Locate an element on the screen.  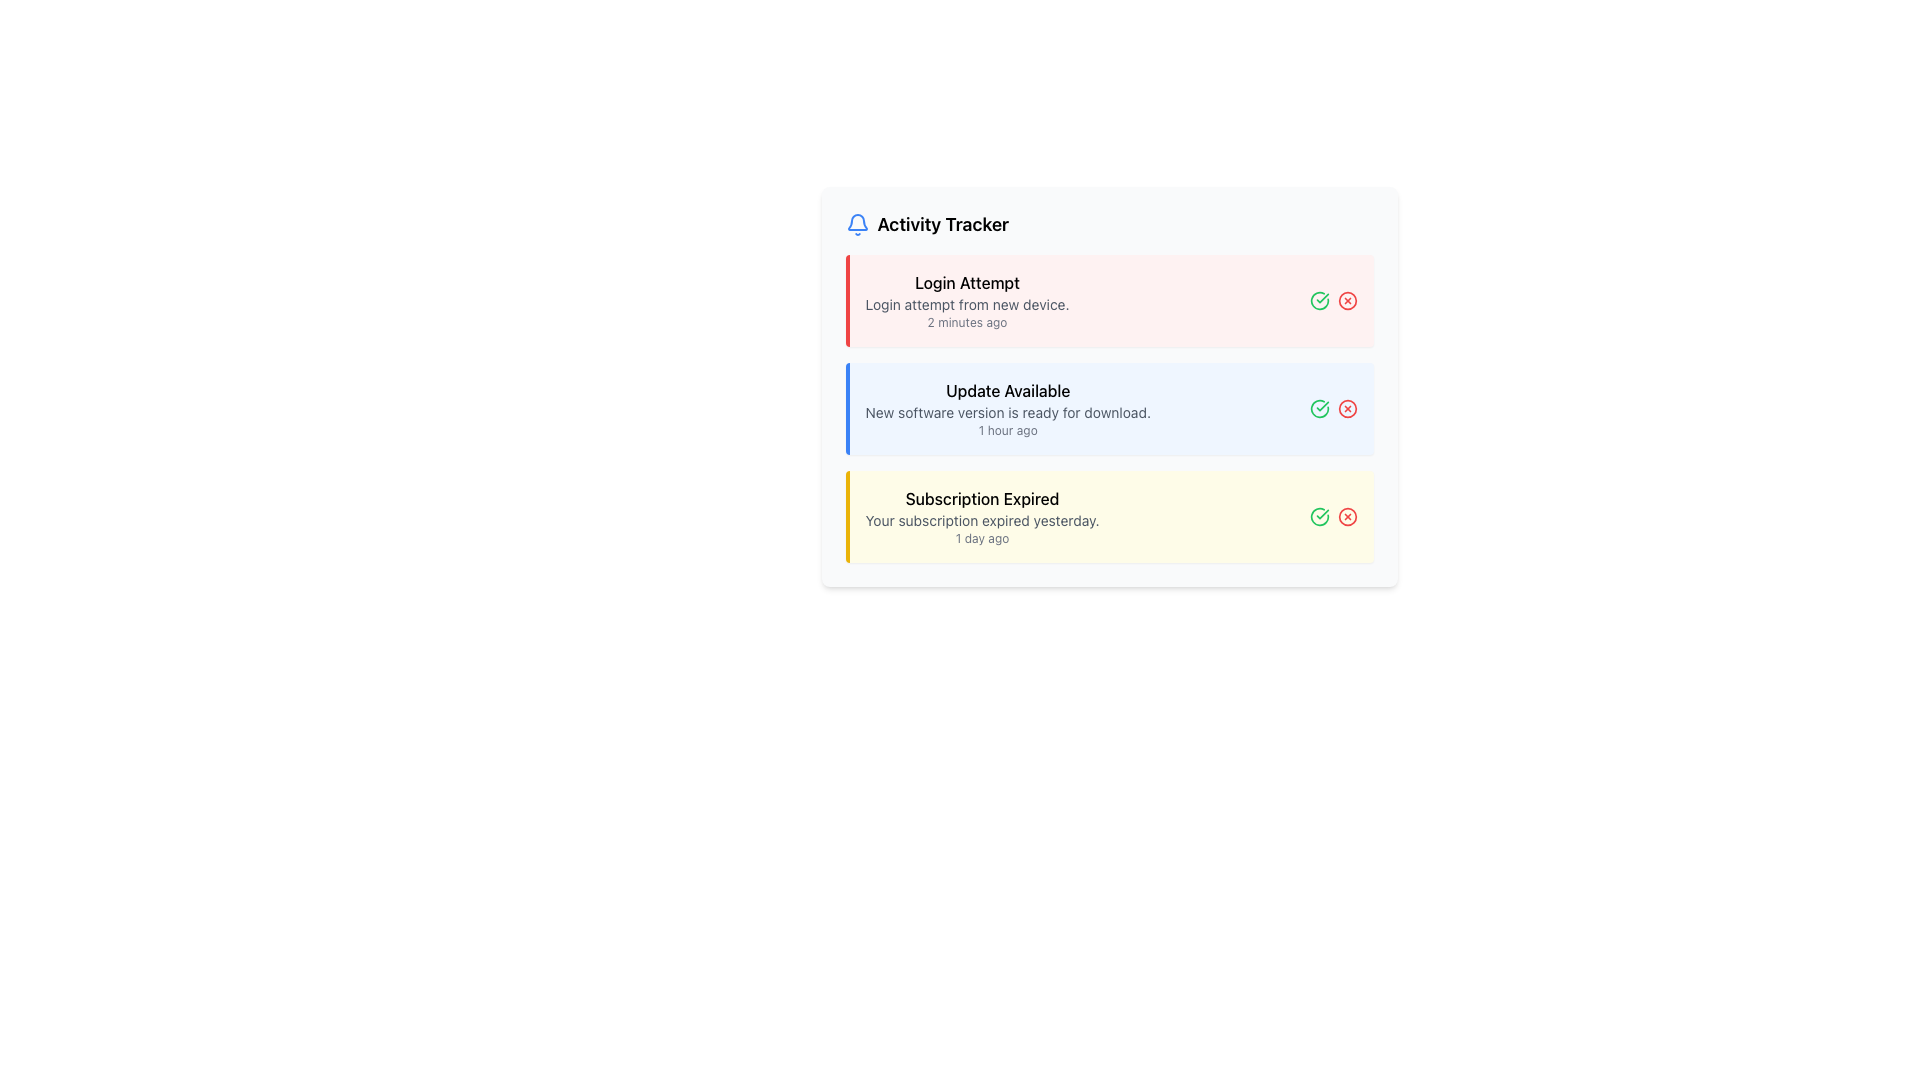
the green icon of the second notification item that displays information about an available software update to confirm the update is located at coordinates (1108, 407).